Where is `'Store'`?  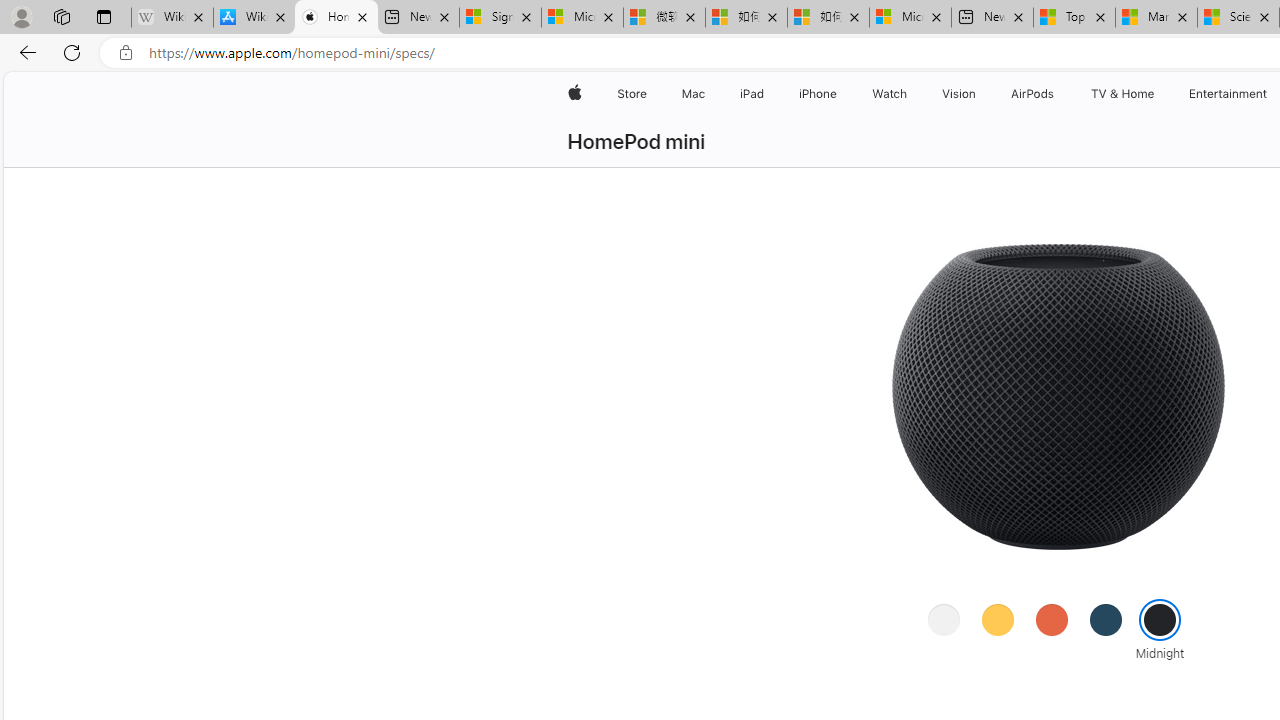
'Store' is located at coordinates (630, 93).